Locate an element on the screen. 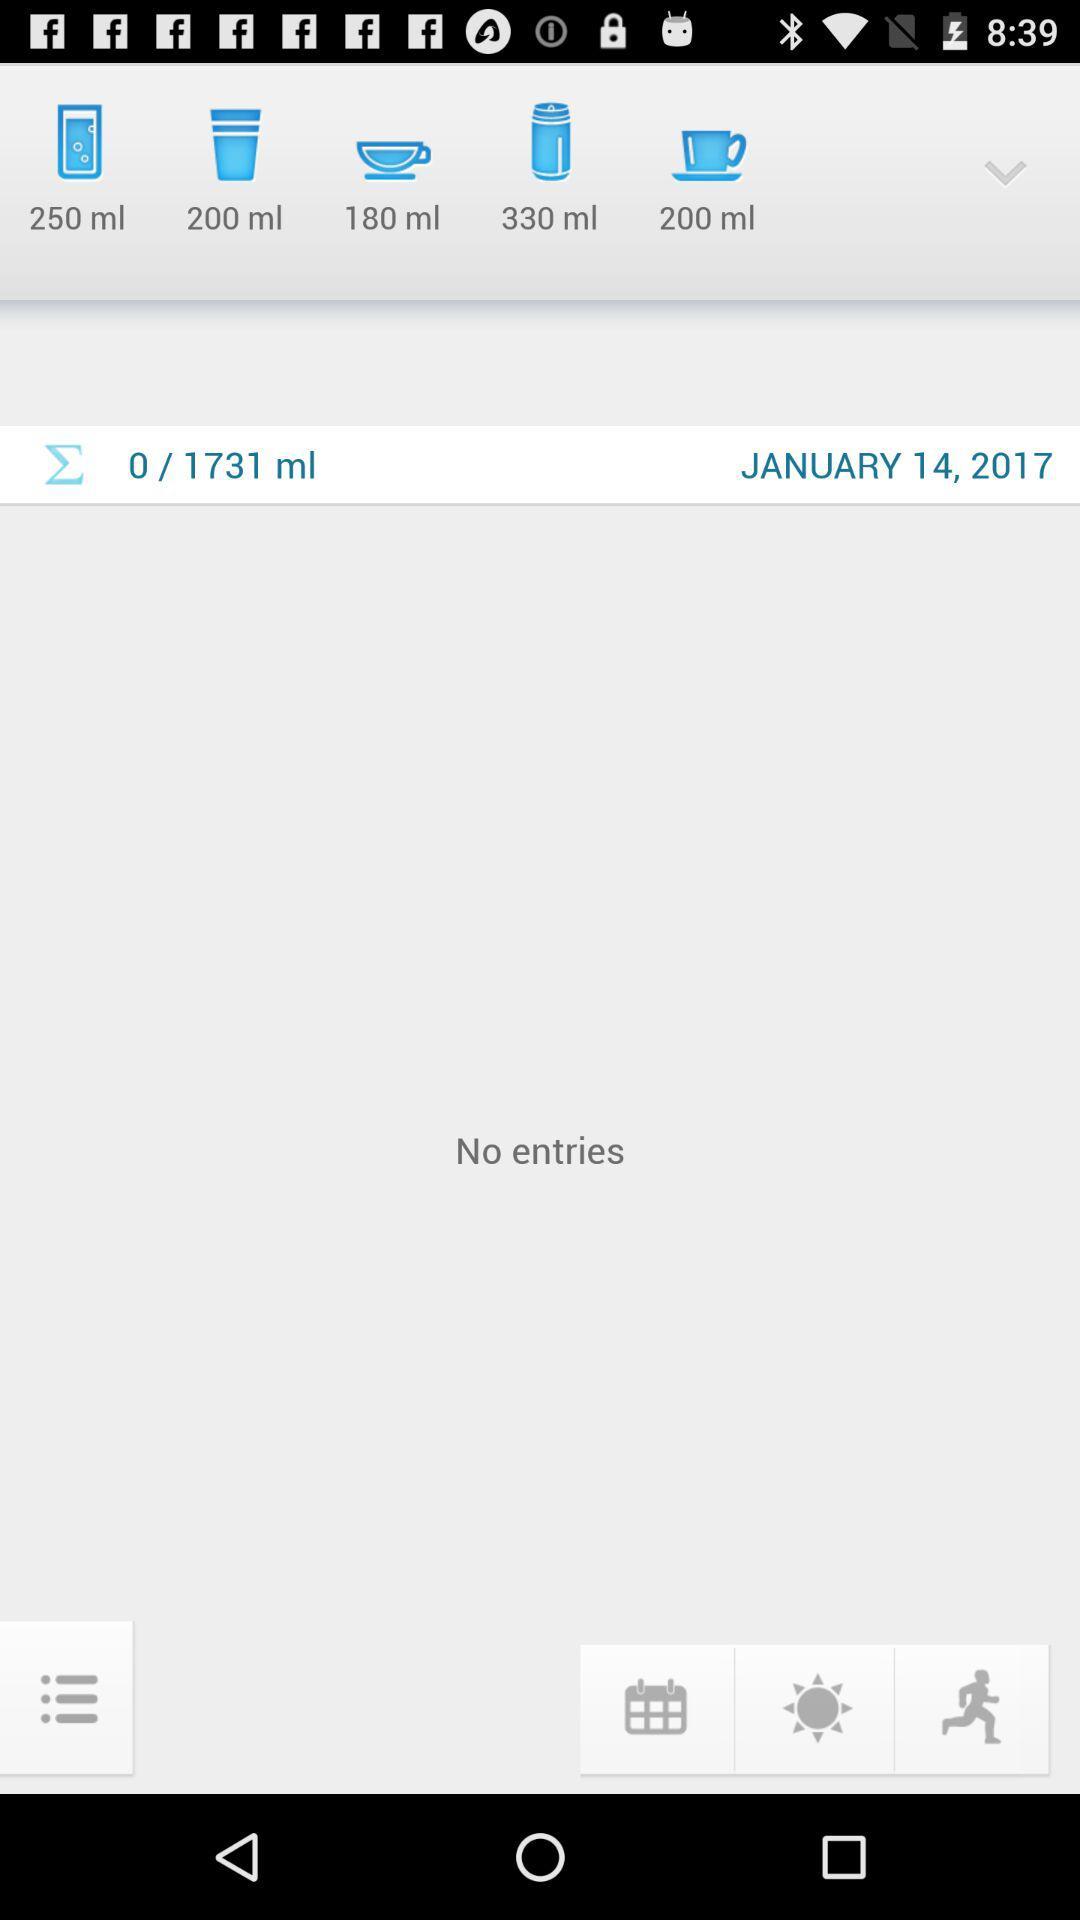 This screenshot has height=1920, width=1080. the date_range icon is located at coordinates (654, 1826).